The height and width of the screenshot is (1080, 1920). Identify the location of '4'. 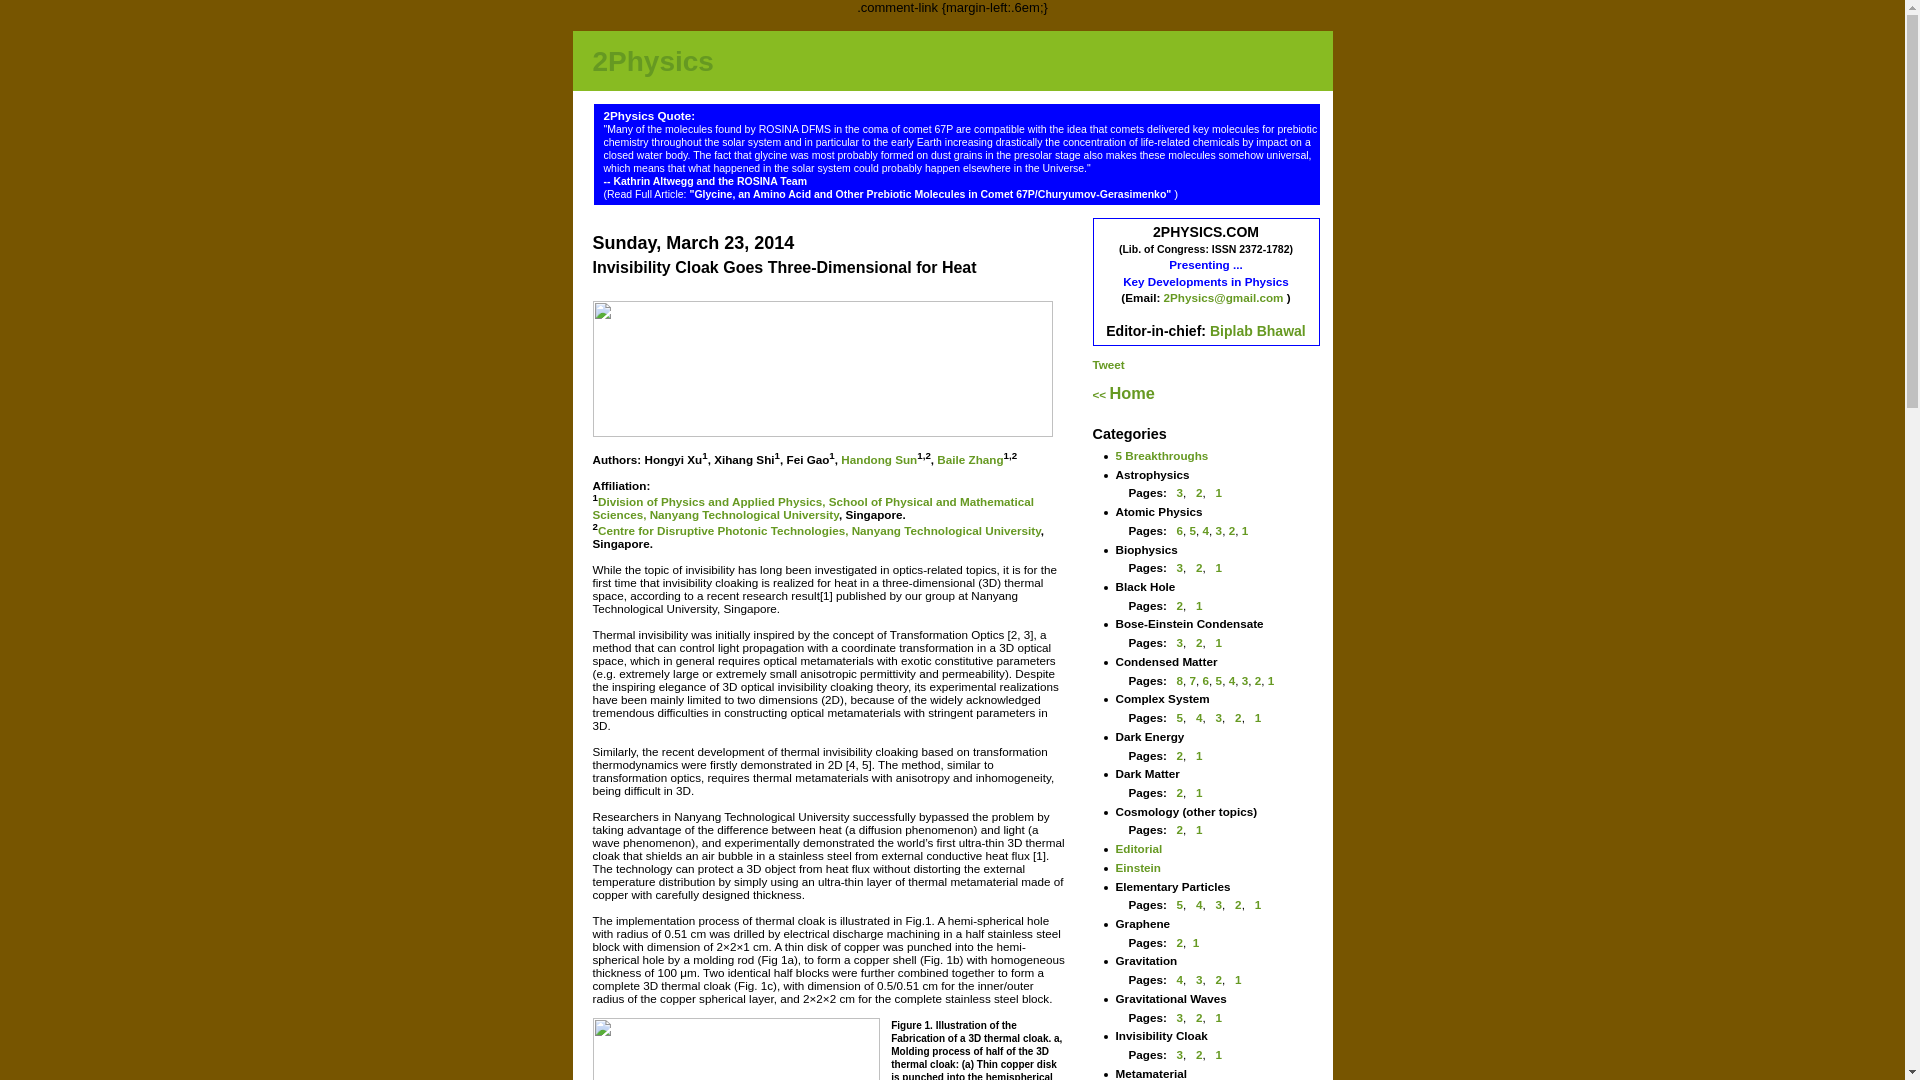
(1199, 716).